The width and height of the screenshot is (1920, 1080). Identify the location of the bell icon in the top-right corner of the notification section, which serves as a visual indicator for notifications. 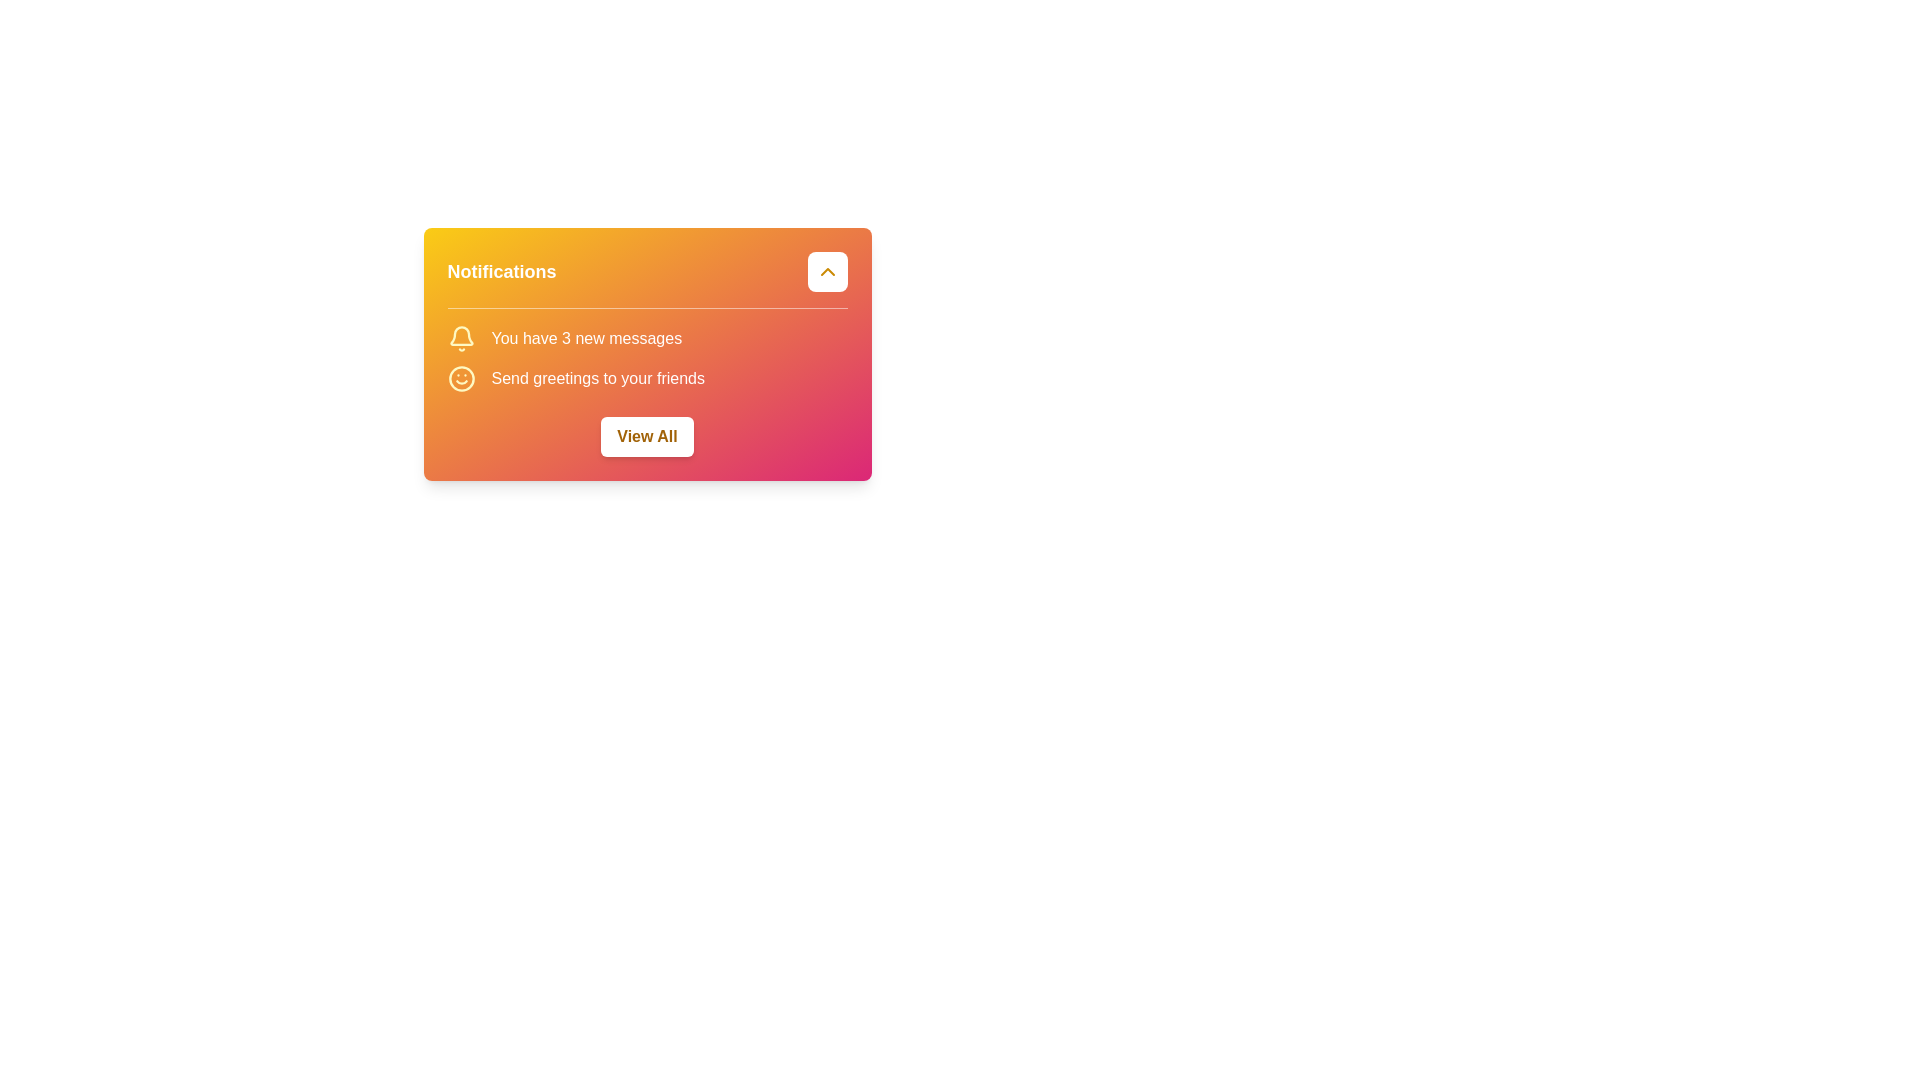
(460, 335).